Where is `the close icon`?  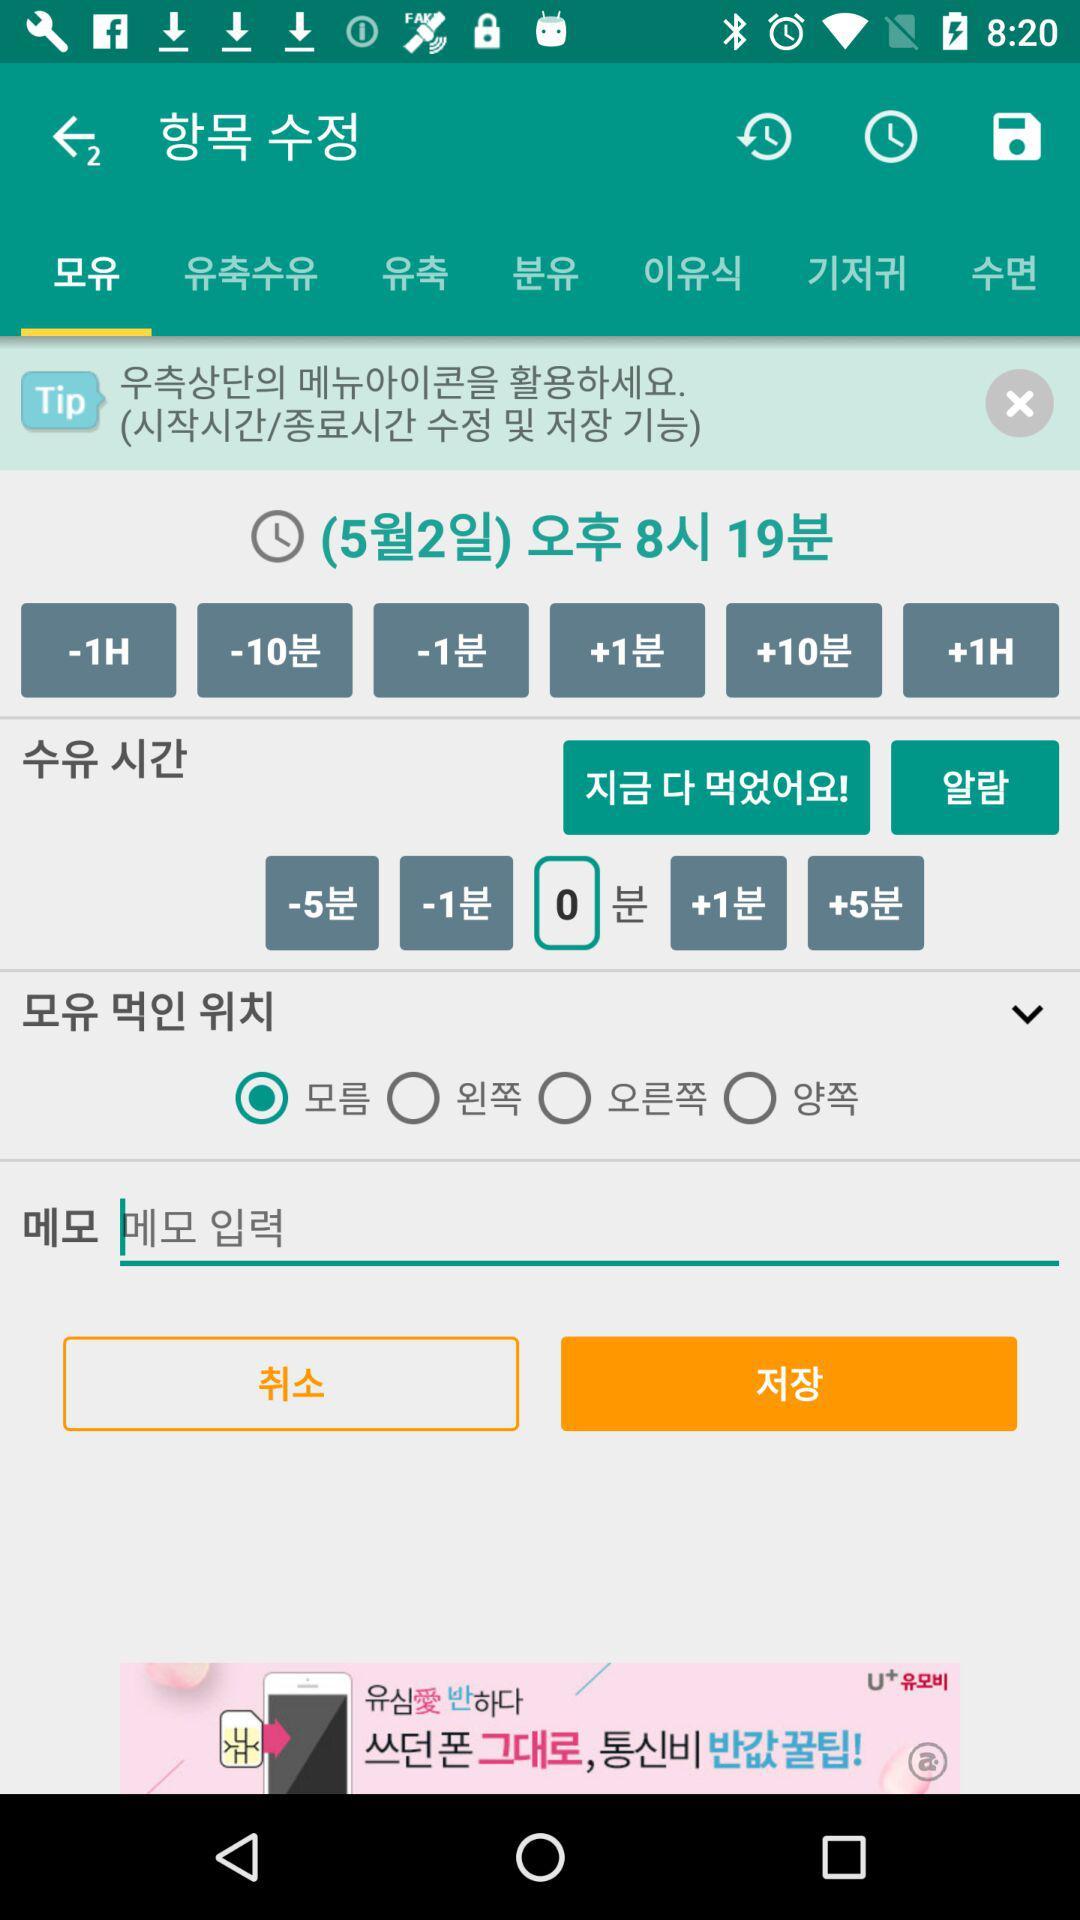 the close icon is located at coordinates (1019, 402).